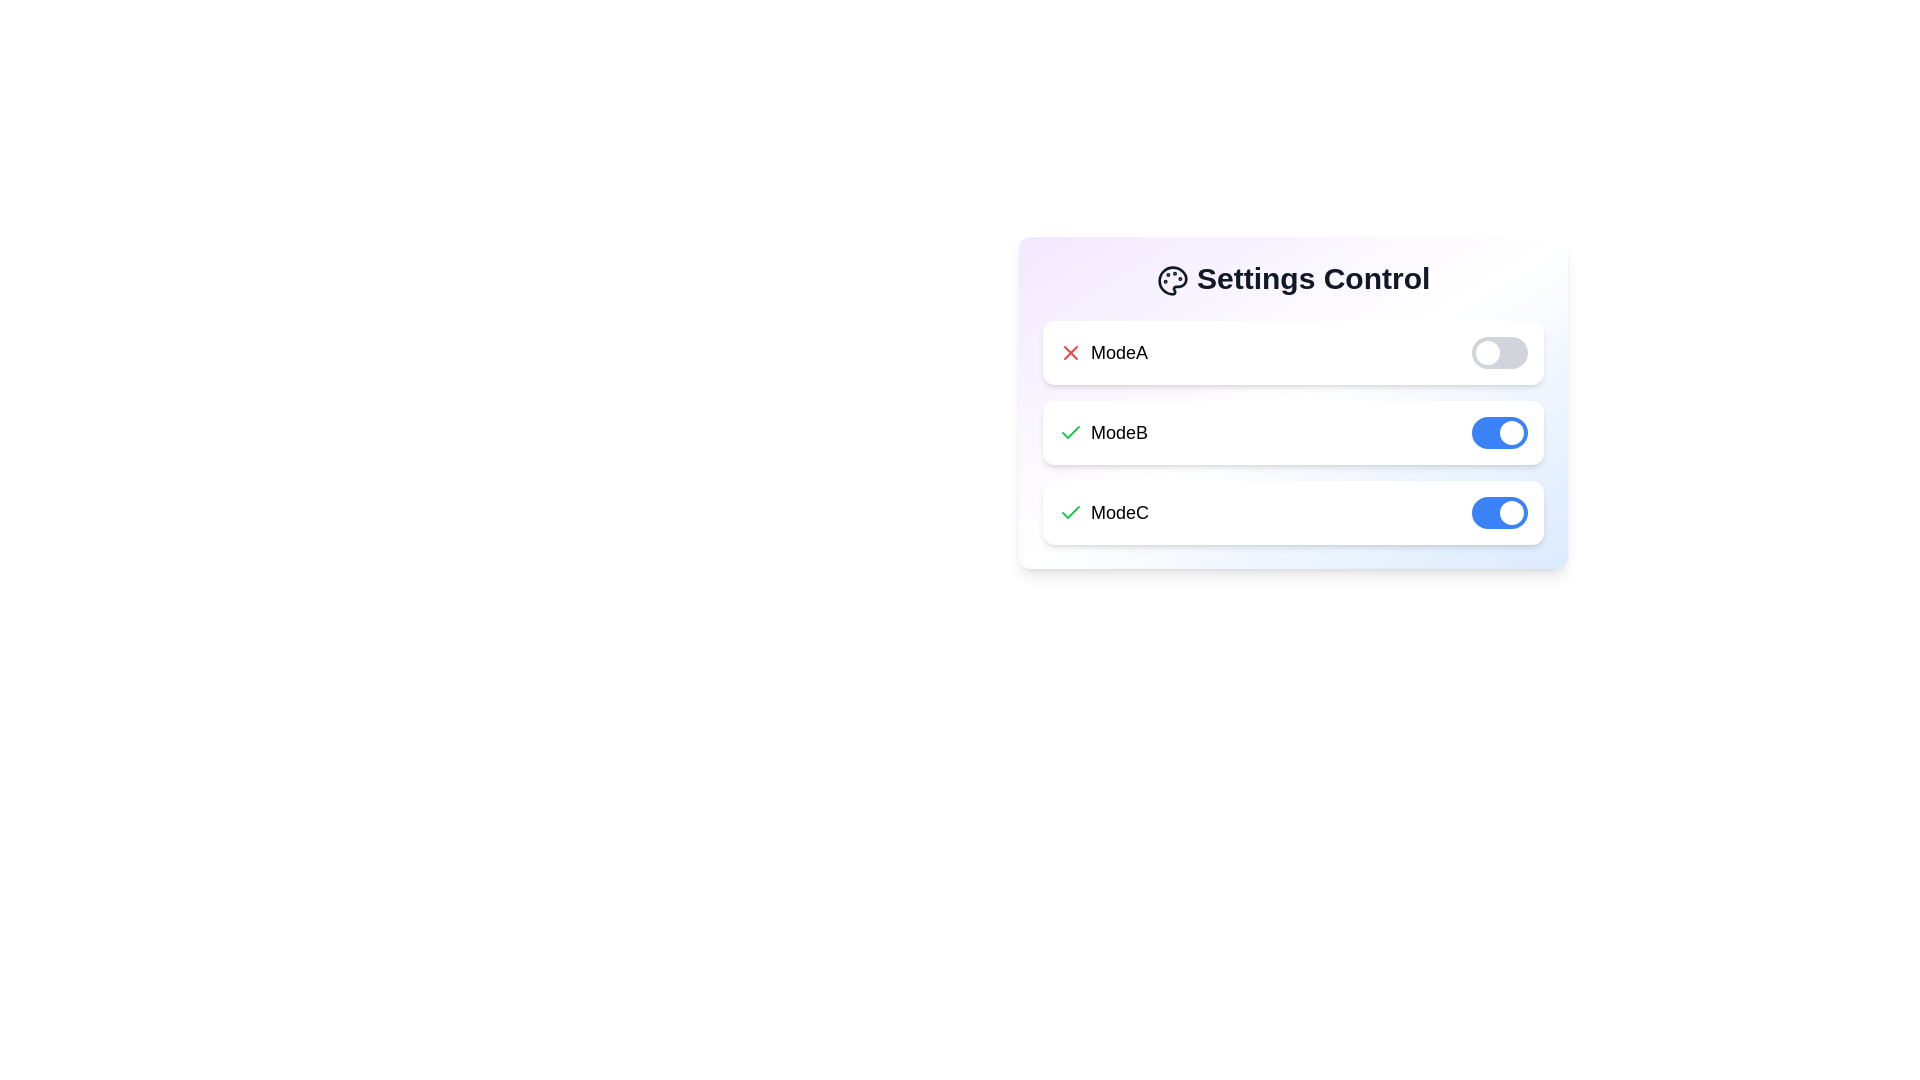 The height and width of the screenshot is (1080, 1920). I want to click on the information associated with the checkmark icon indicating that ModeC is enabled in the Settings Control widget, so click(1069, 431).